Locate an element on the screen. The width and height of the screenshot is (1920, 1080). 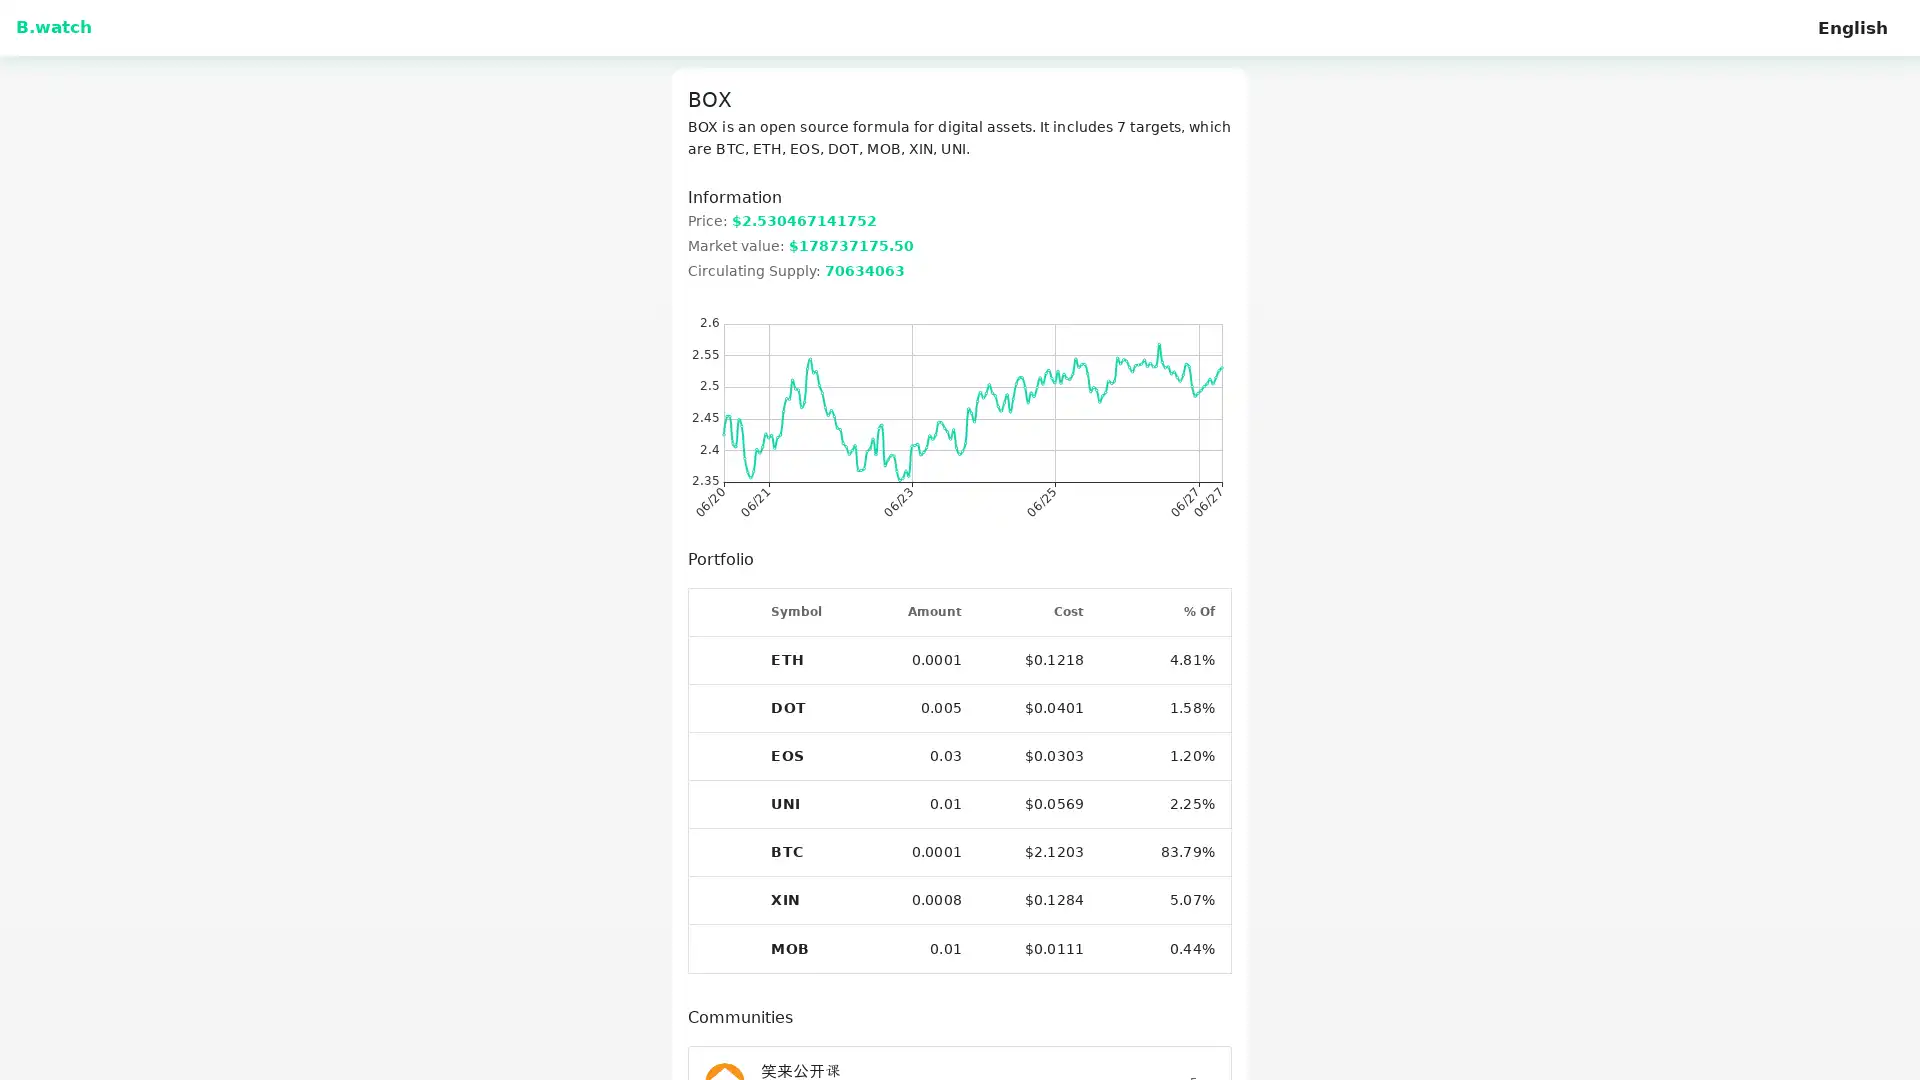
English is located at coordinates (1851, 31).